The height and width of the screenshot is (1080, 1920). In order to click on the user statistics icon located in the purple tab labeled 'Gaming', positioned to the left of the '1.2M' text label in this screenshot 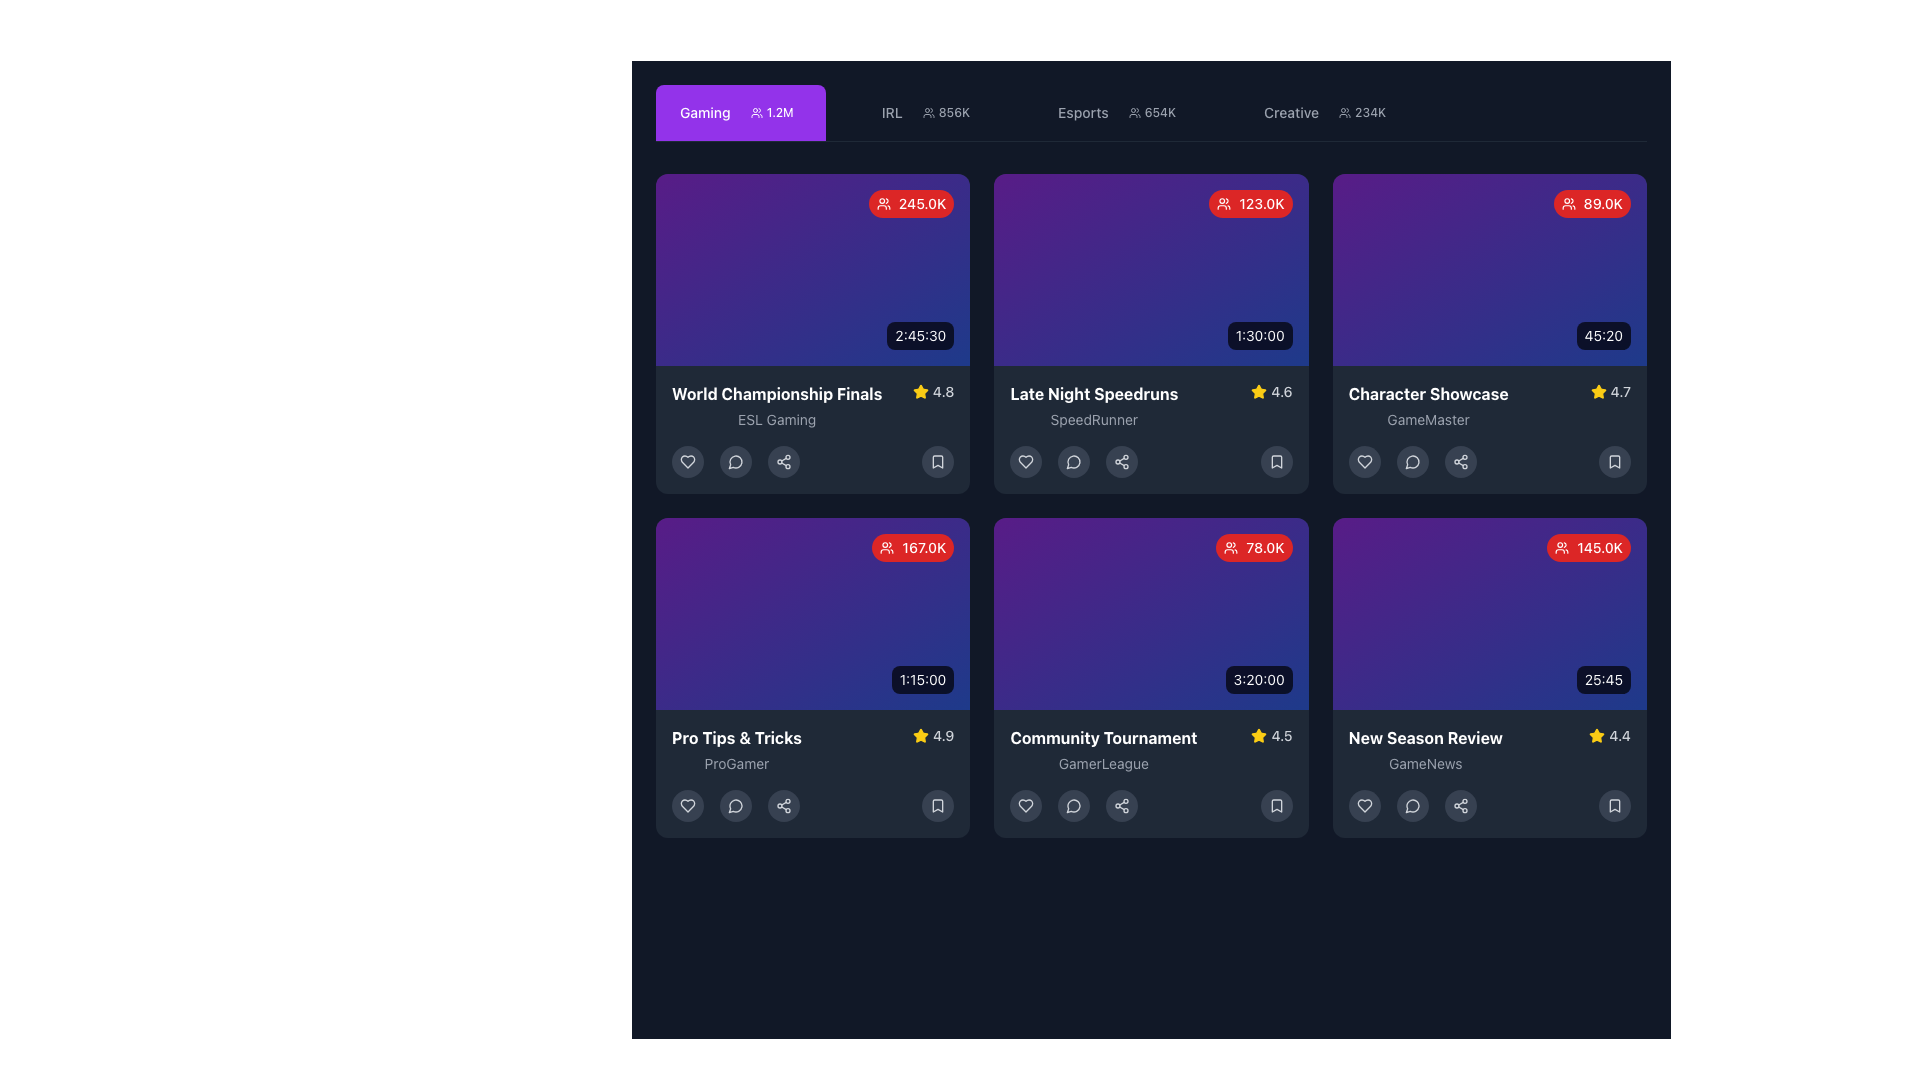, I will do `click(755, 112)`.